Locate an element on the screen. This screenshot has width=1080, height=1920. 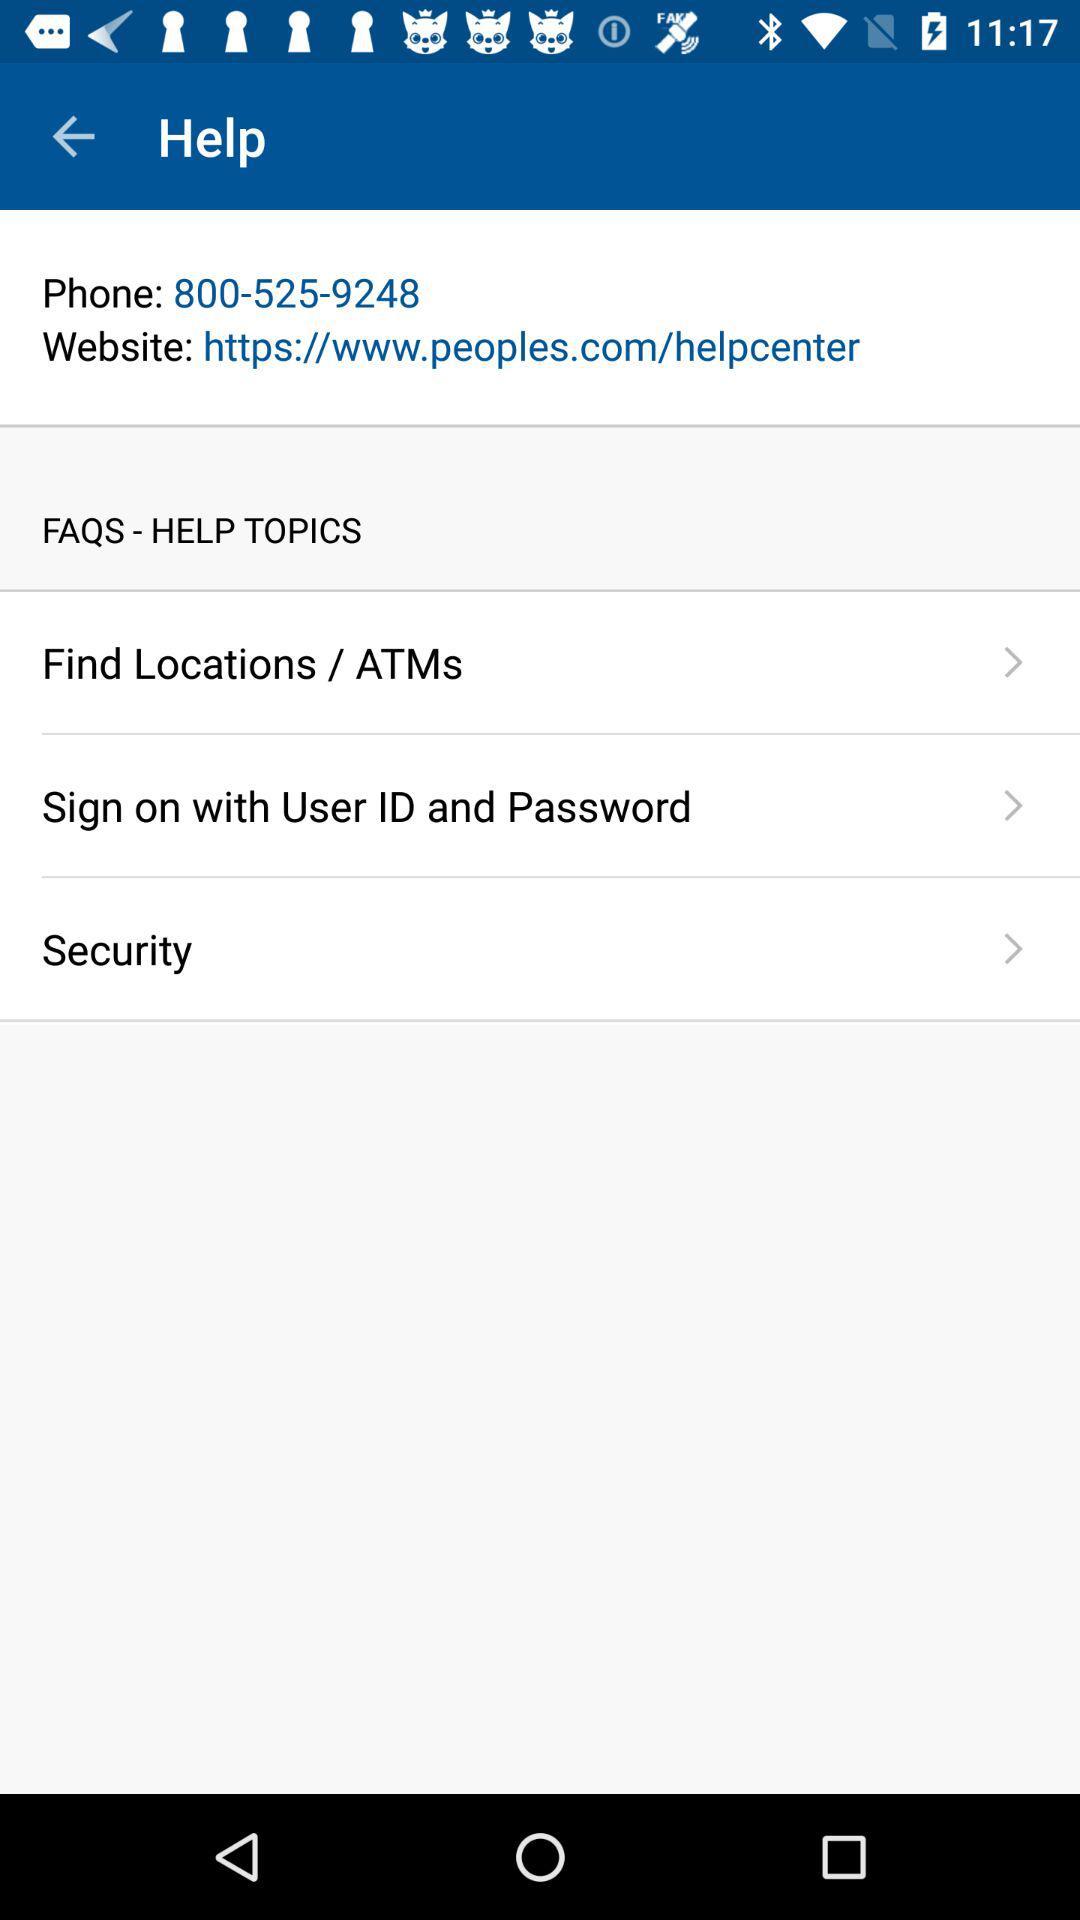
the item above faqs - help topics app is located at coordinates (540, 425).